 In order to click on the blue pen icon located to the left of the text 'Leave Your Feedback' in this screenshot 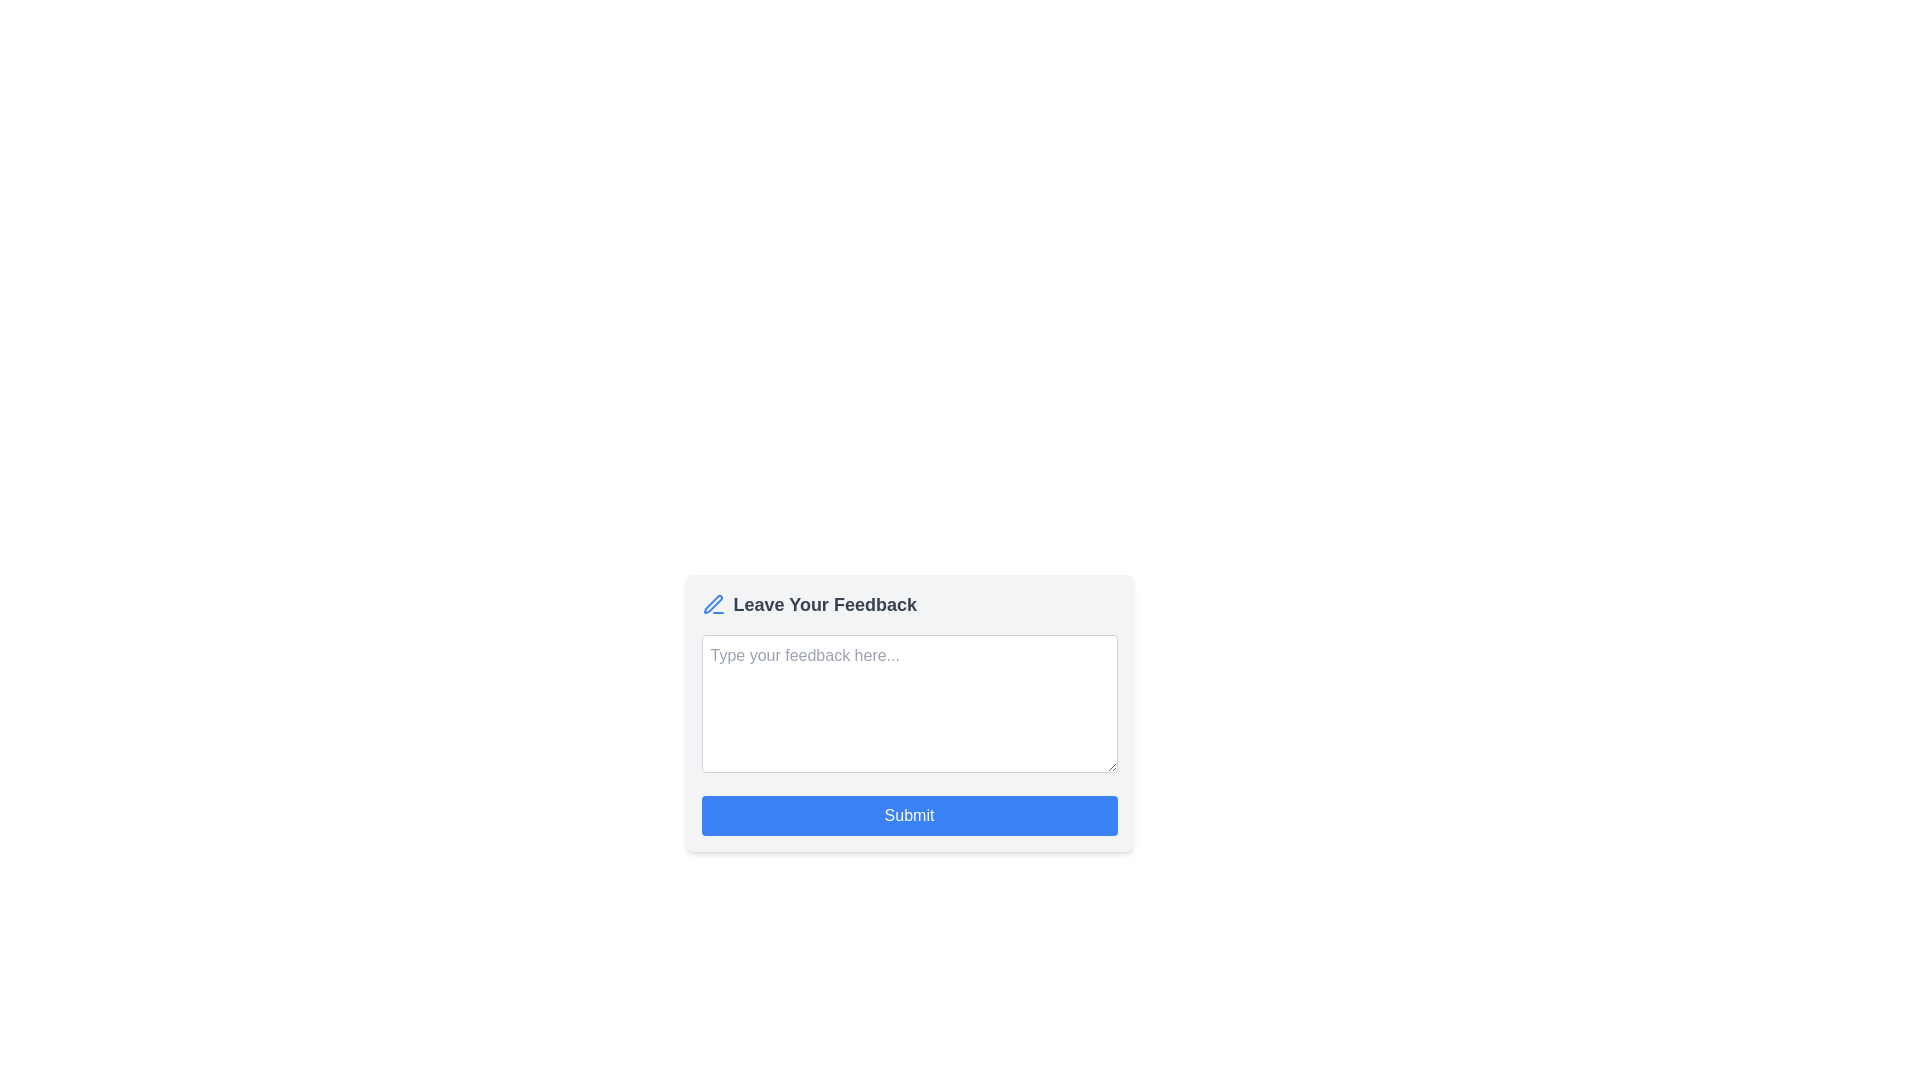, I will do `click(713, 604)`.